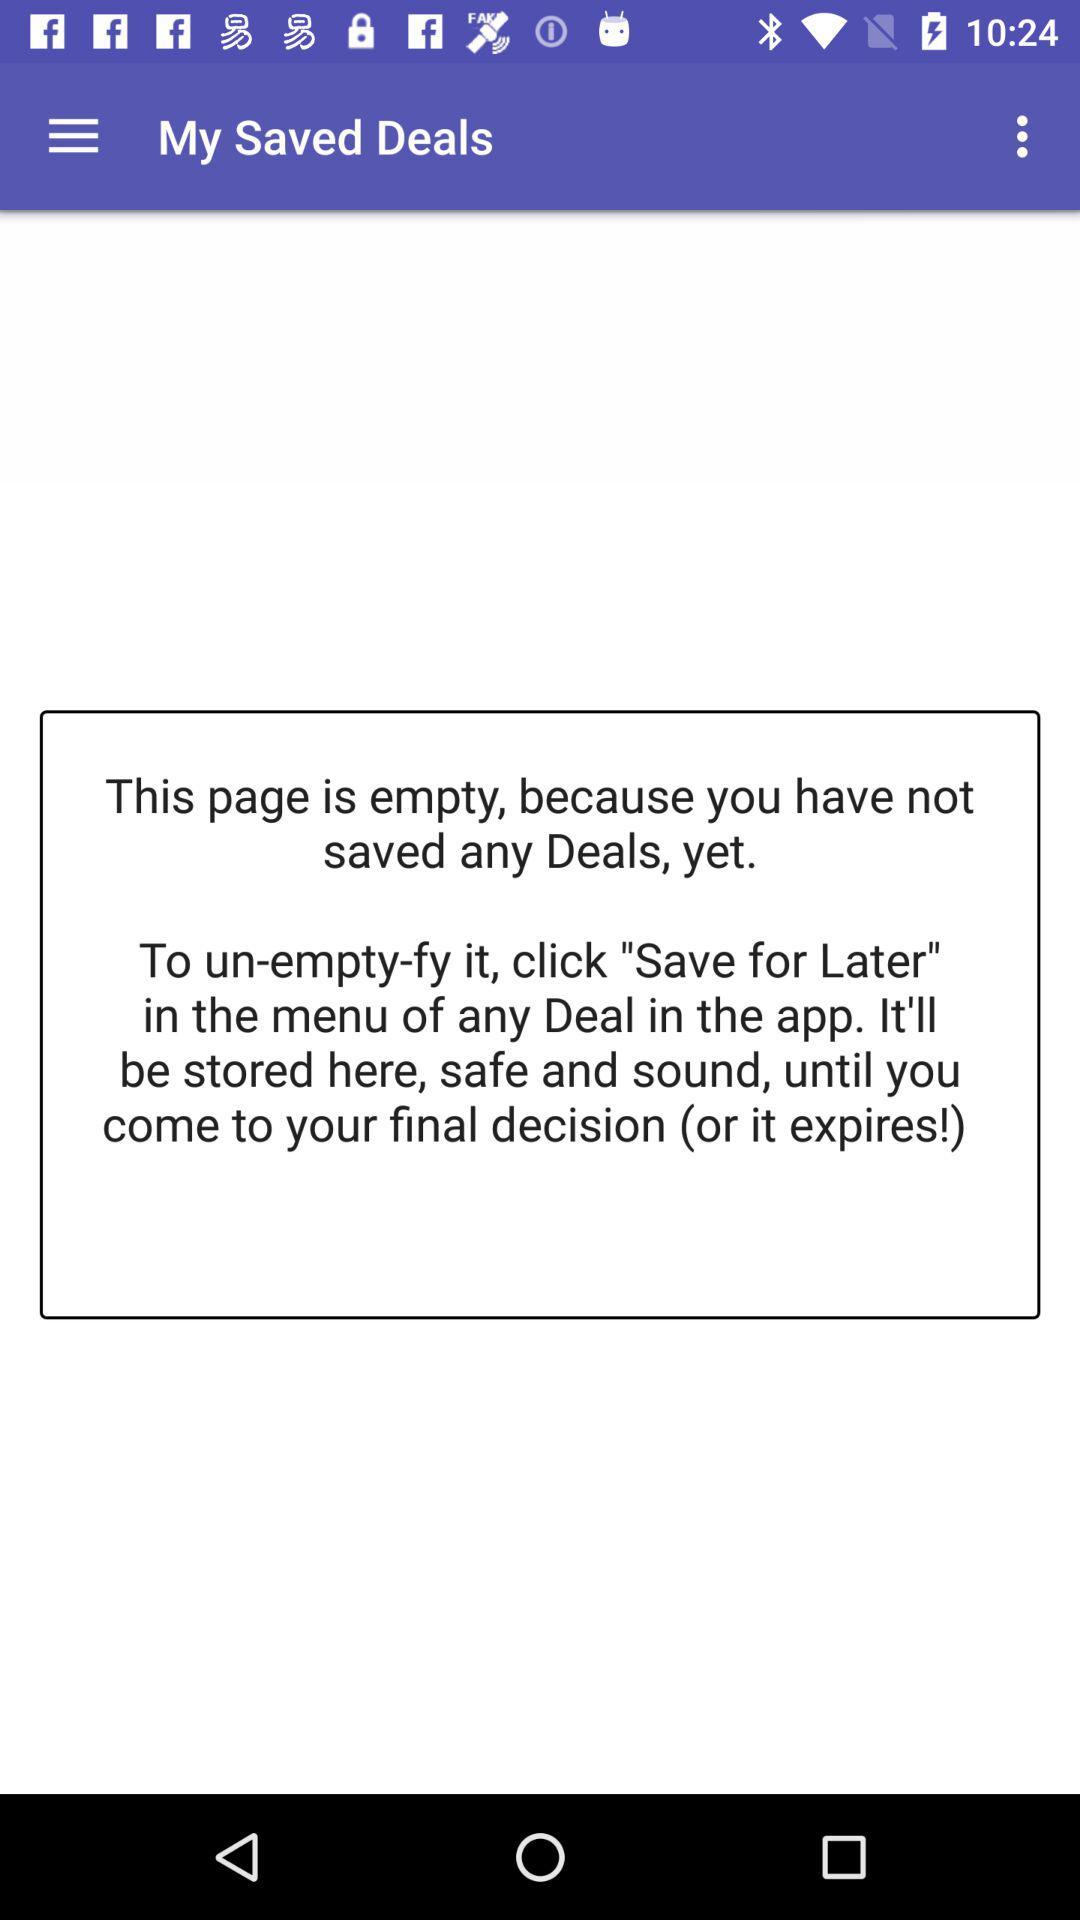 The height and width of the screenshot is (1920, 1080). Describe the element at coordinates (1027, 135) in the screenshot. I see `the item at the top right corner` at that location.